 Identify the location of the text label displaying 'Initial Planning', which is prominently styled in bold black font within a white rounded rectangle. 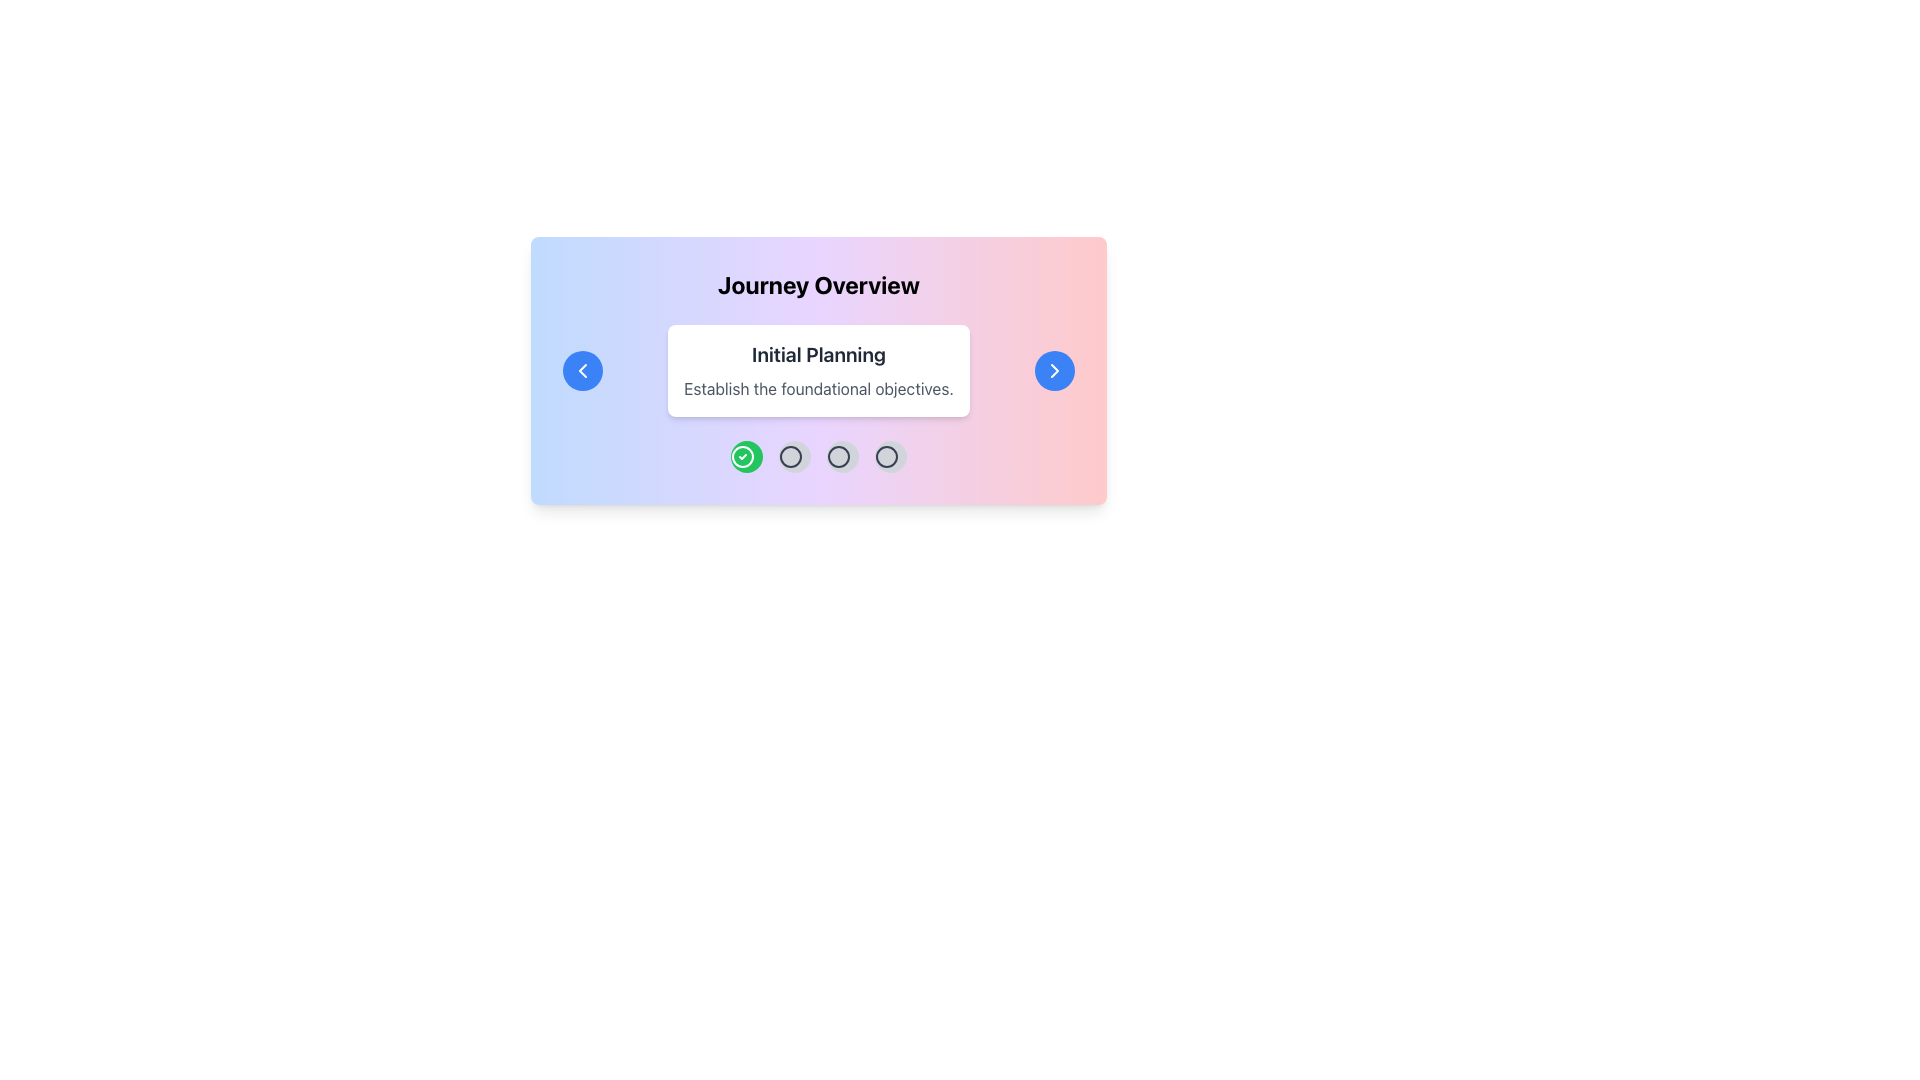
(819, 353).